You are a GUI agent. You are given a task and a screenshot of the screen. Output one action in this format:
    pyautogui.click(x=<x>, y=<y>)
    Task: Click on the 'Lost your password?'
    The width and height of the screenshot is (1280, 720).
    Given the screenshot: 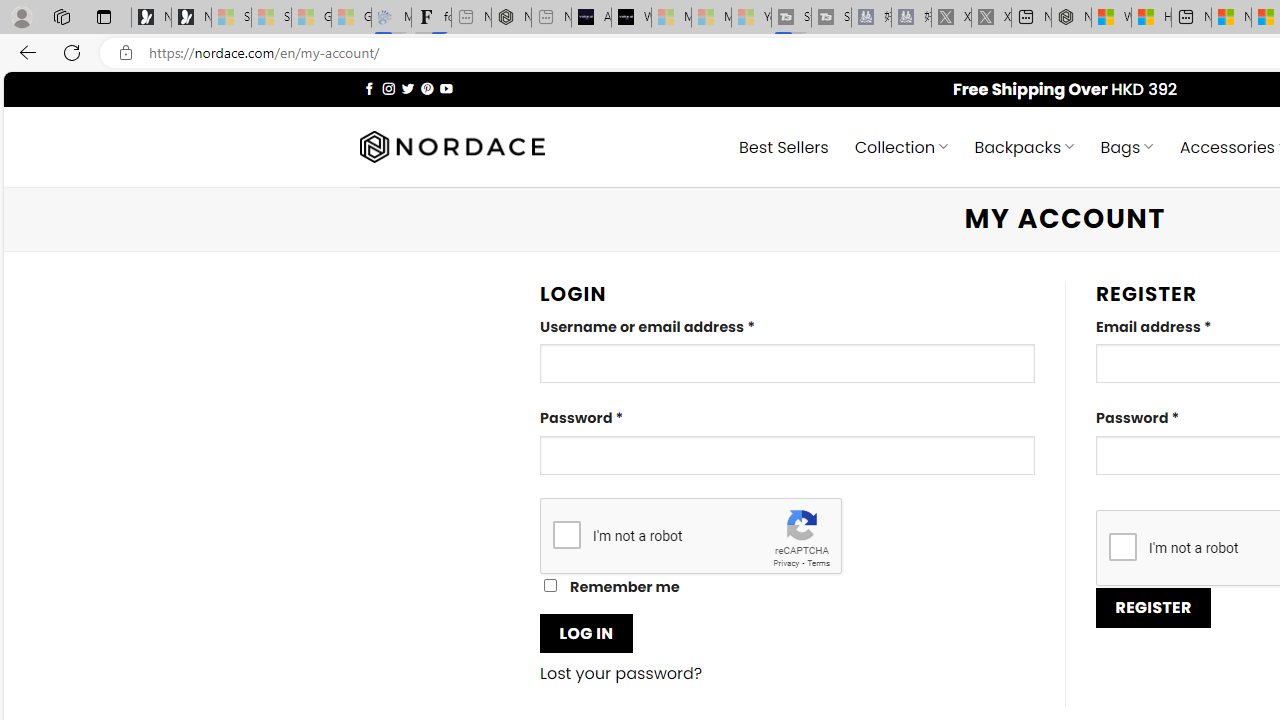 What is the action you would take?
    pyautogui.click(x=620, y=673)
    